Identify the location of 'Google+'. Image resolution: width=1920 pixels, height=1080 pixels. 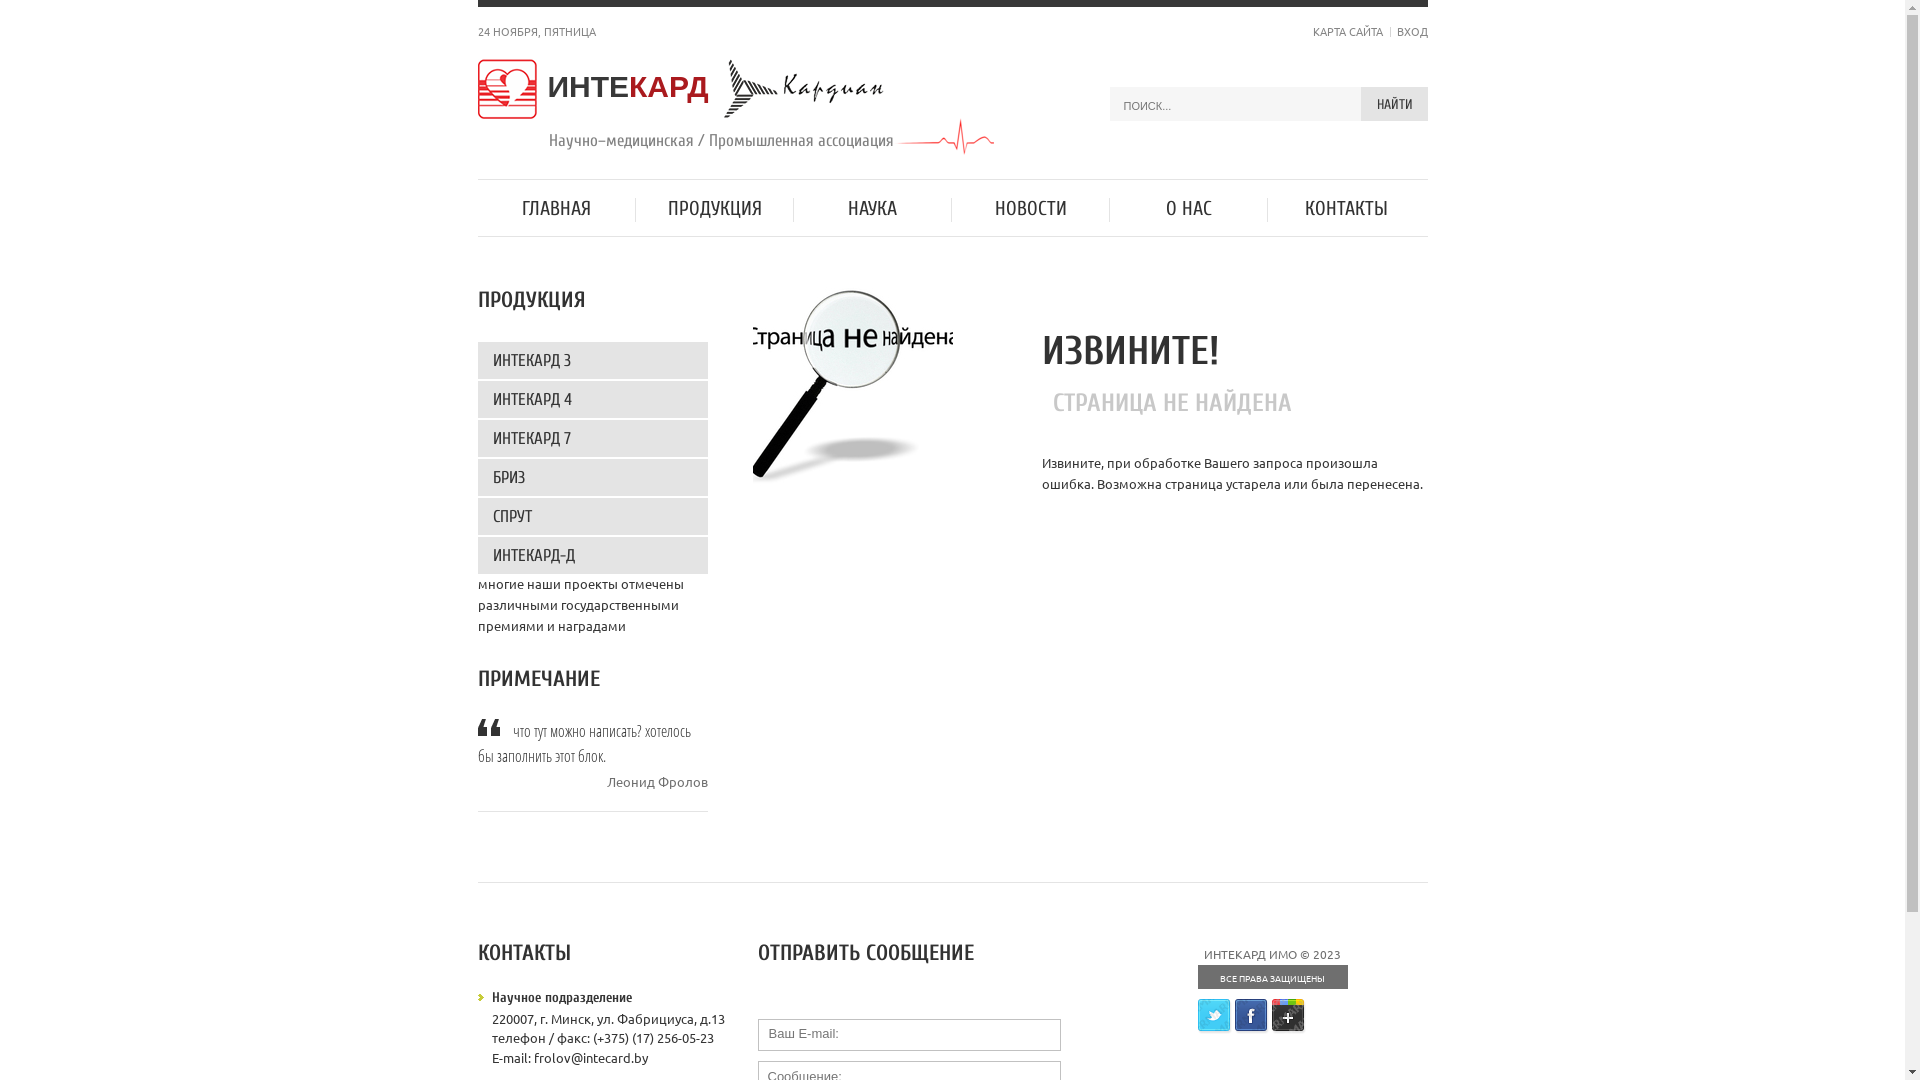
(1289, 1009).